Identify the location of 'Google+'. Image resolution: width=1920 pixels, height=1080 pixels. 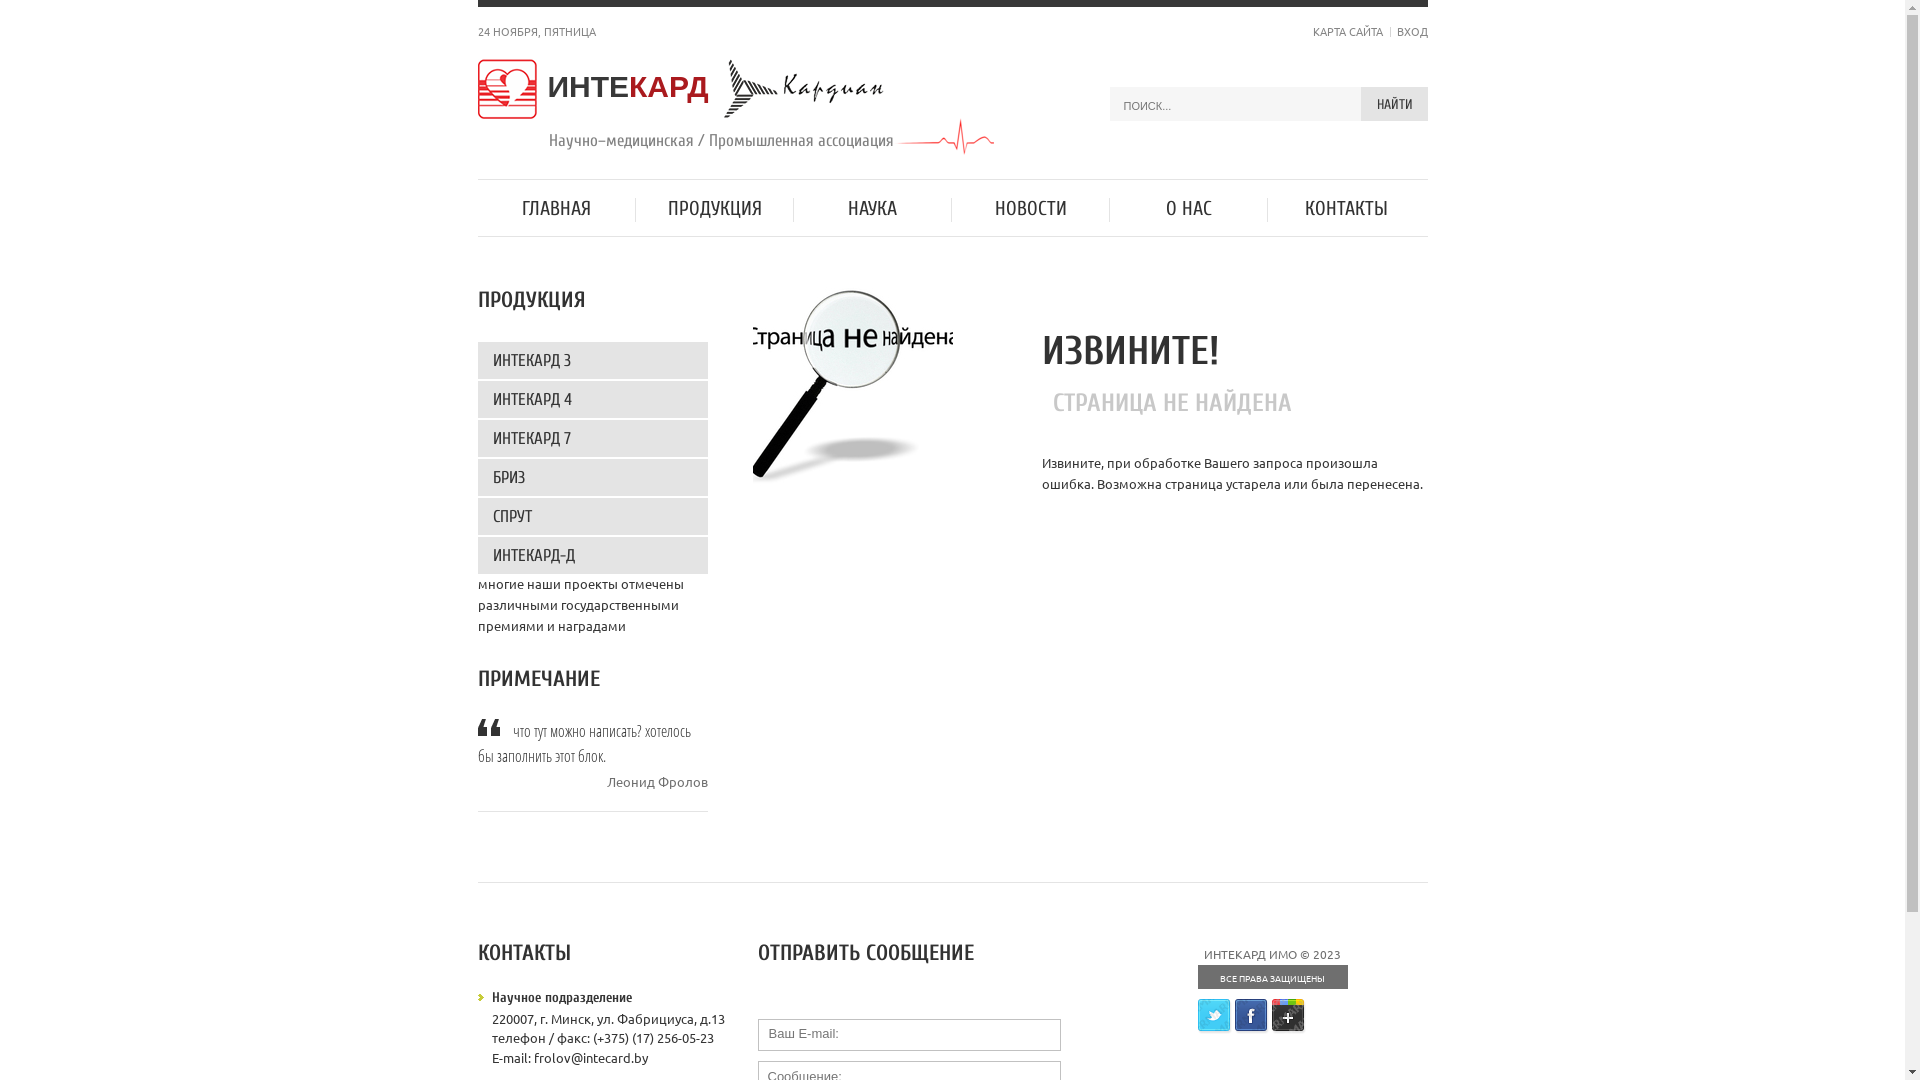
(1289, 1009).